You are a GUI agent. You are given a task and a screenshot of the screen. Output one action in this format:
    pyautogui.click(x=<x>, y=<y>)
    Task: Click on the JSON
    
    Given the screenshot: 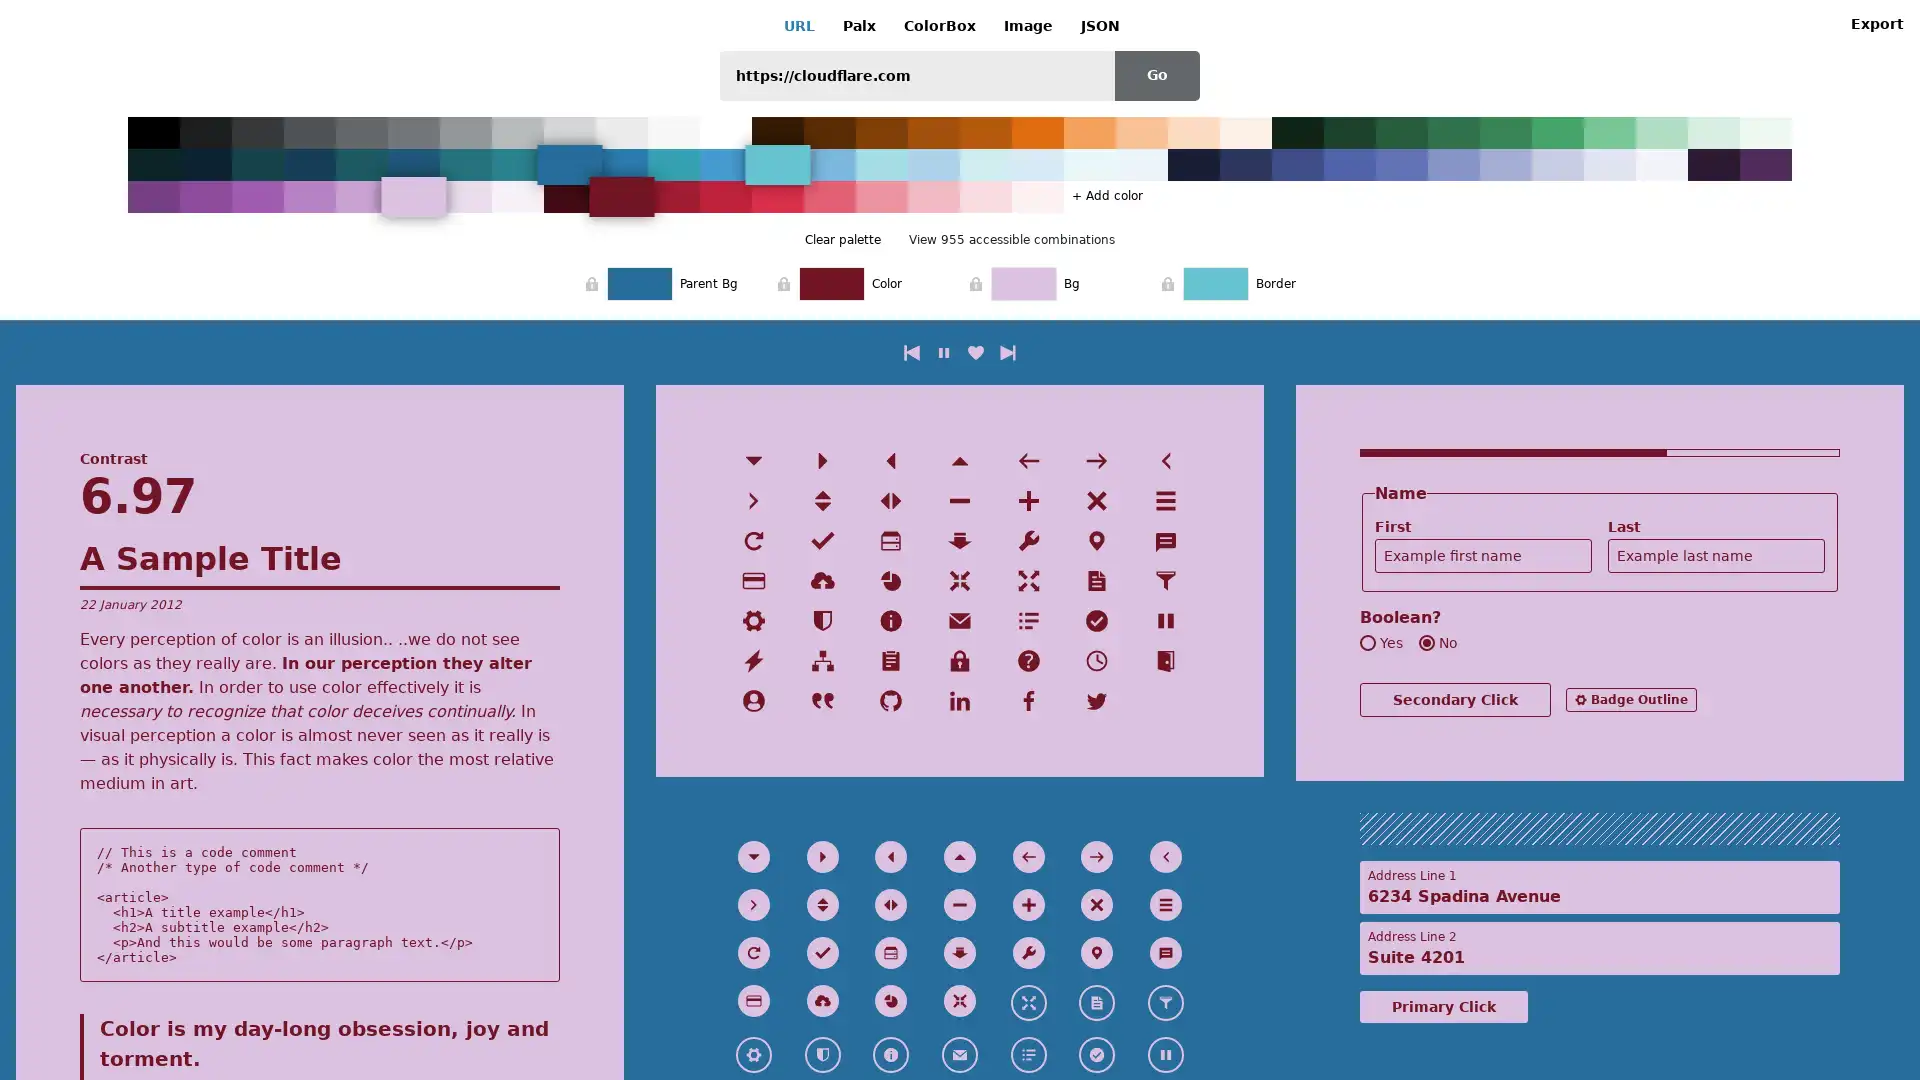 What is the action you would take?
    pyautogui.click(x=1099, y=26)
    